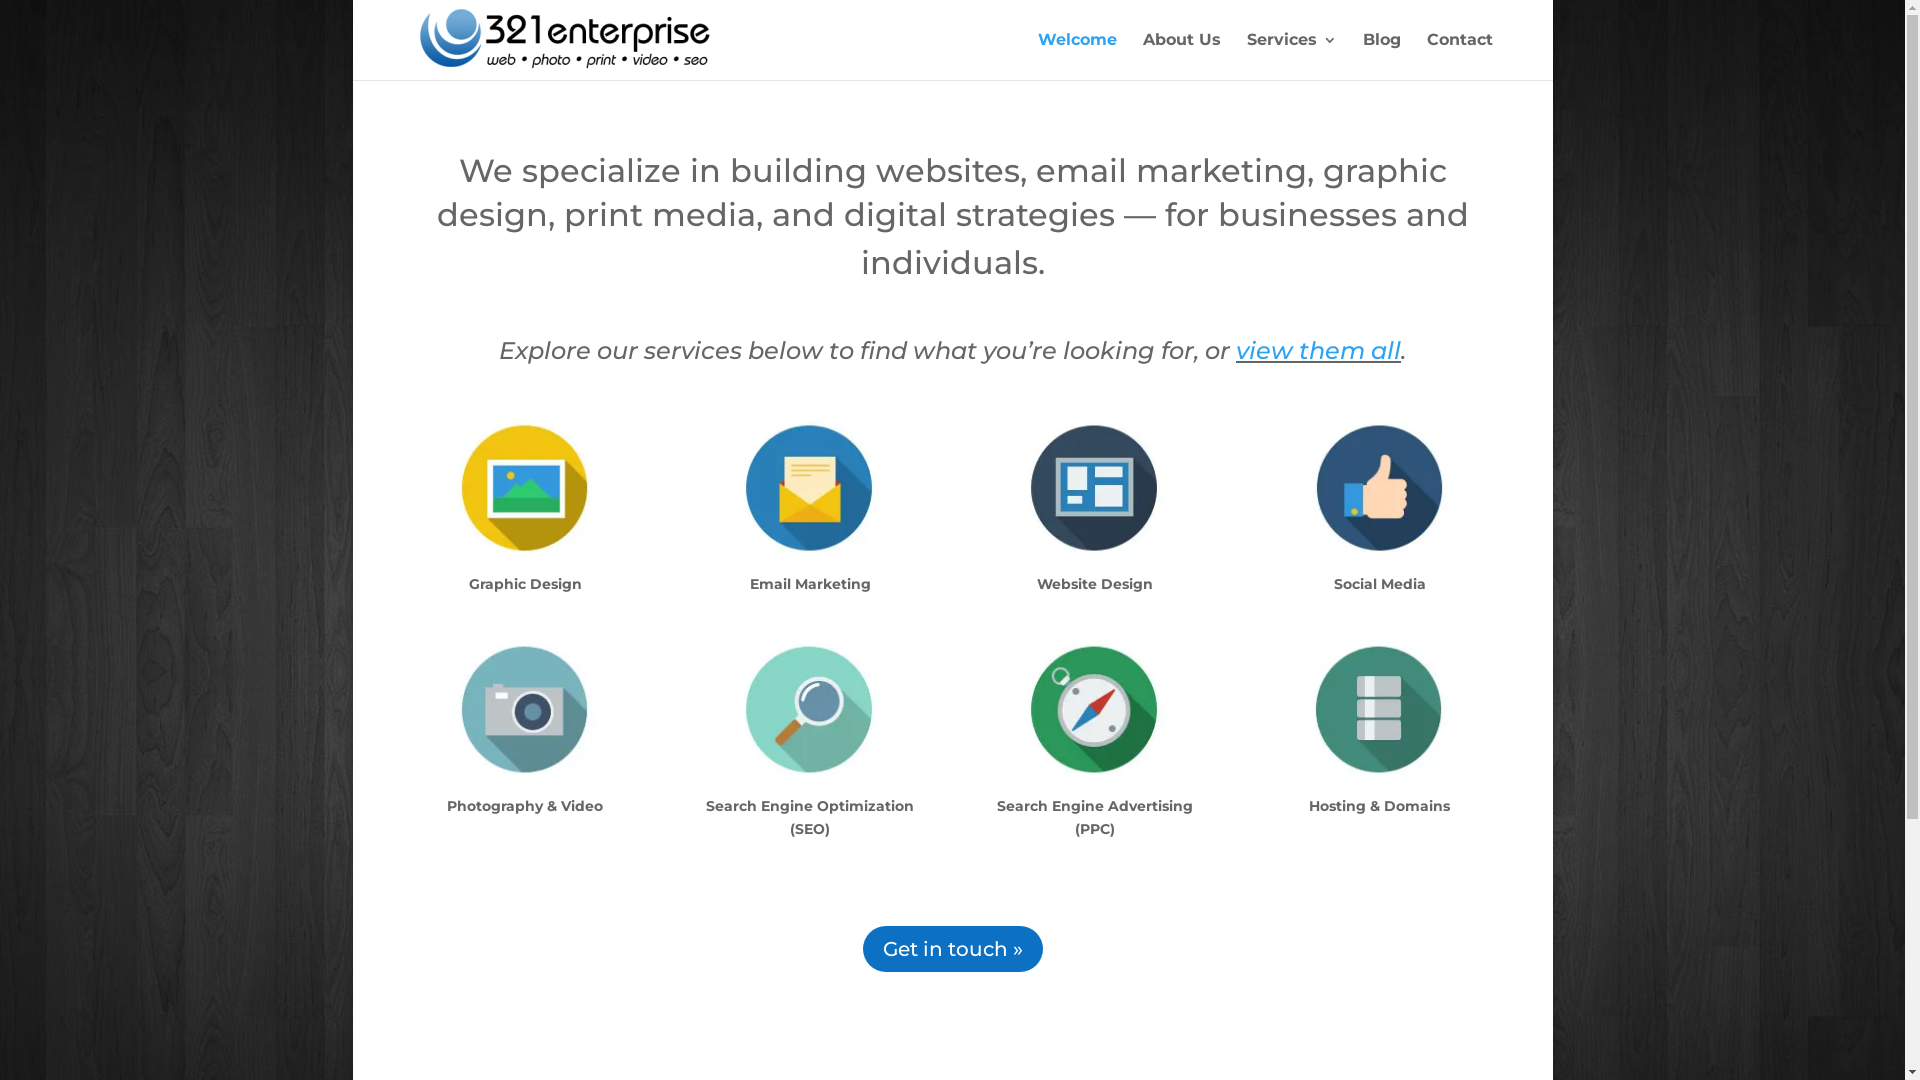 This screenshot has width=1920, height=1080. I want to click on 'compass-tout', so click(982, 708).